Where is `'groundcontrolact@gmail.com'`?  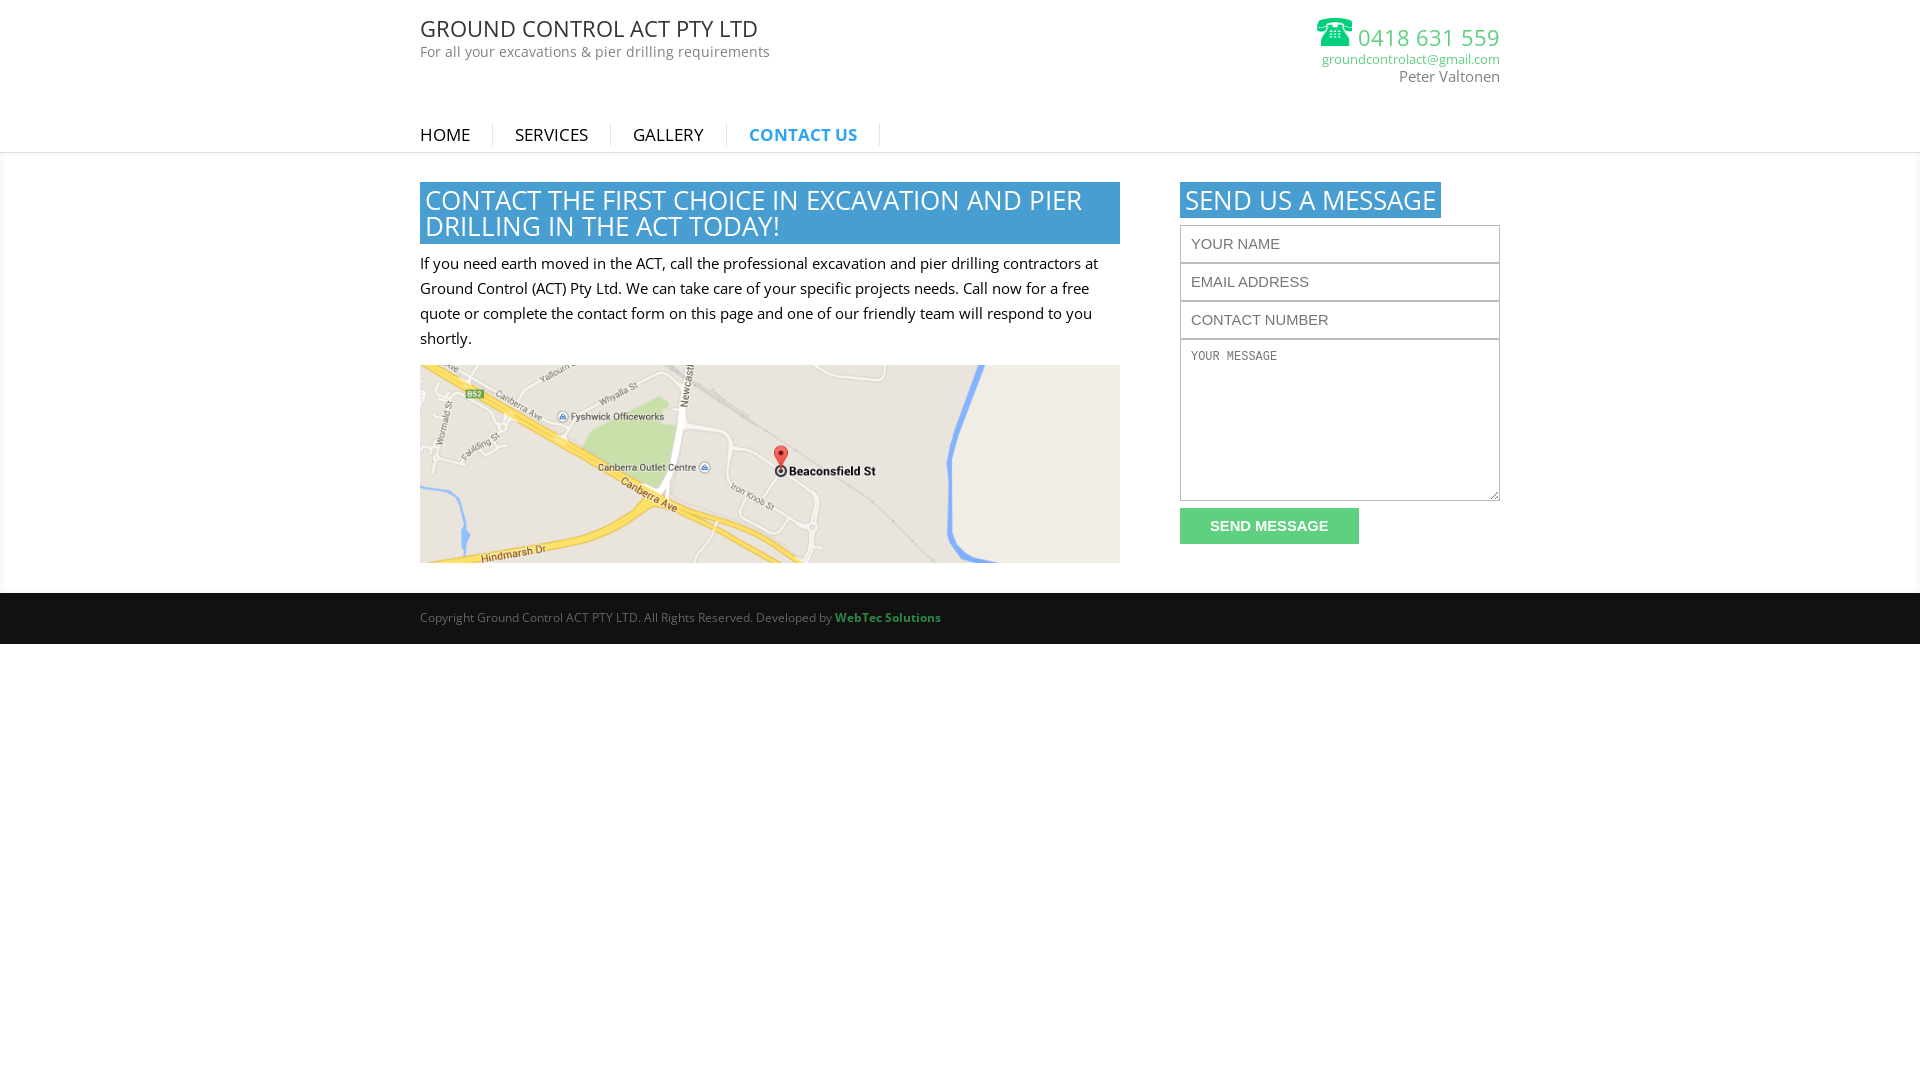 'groundcontrolact@gmail.com' is located at coordinates (1410, 57).